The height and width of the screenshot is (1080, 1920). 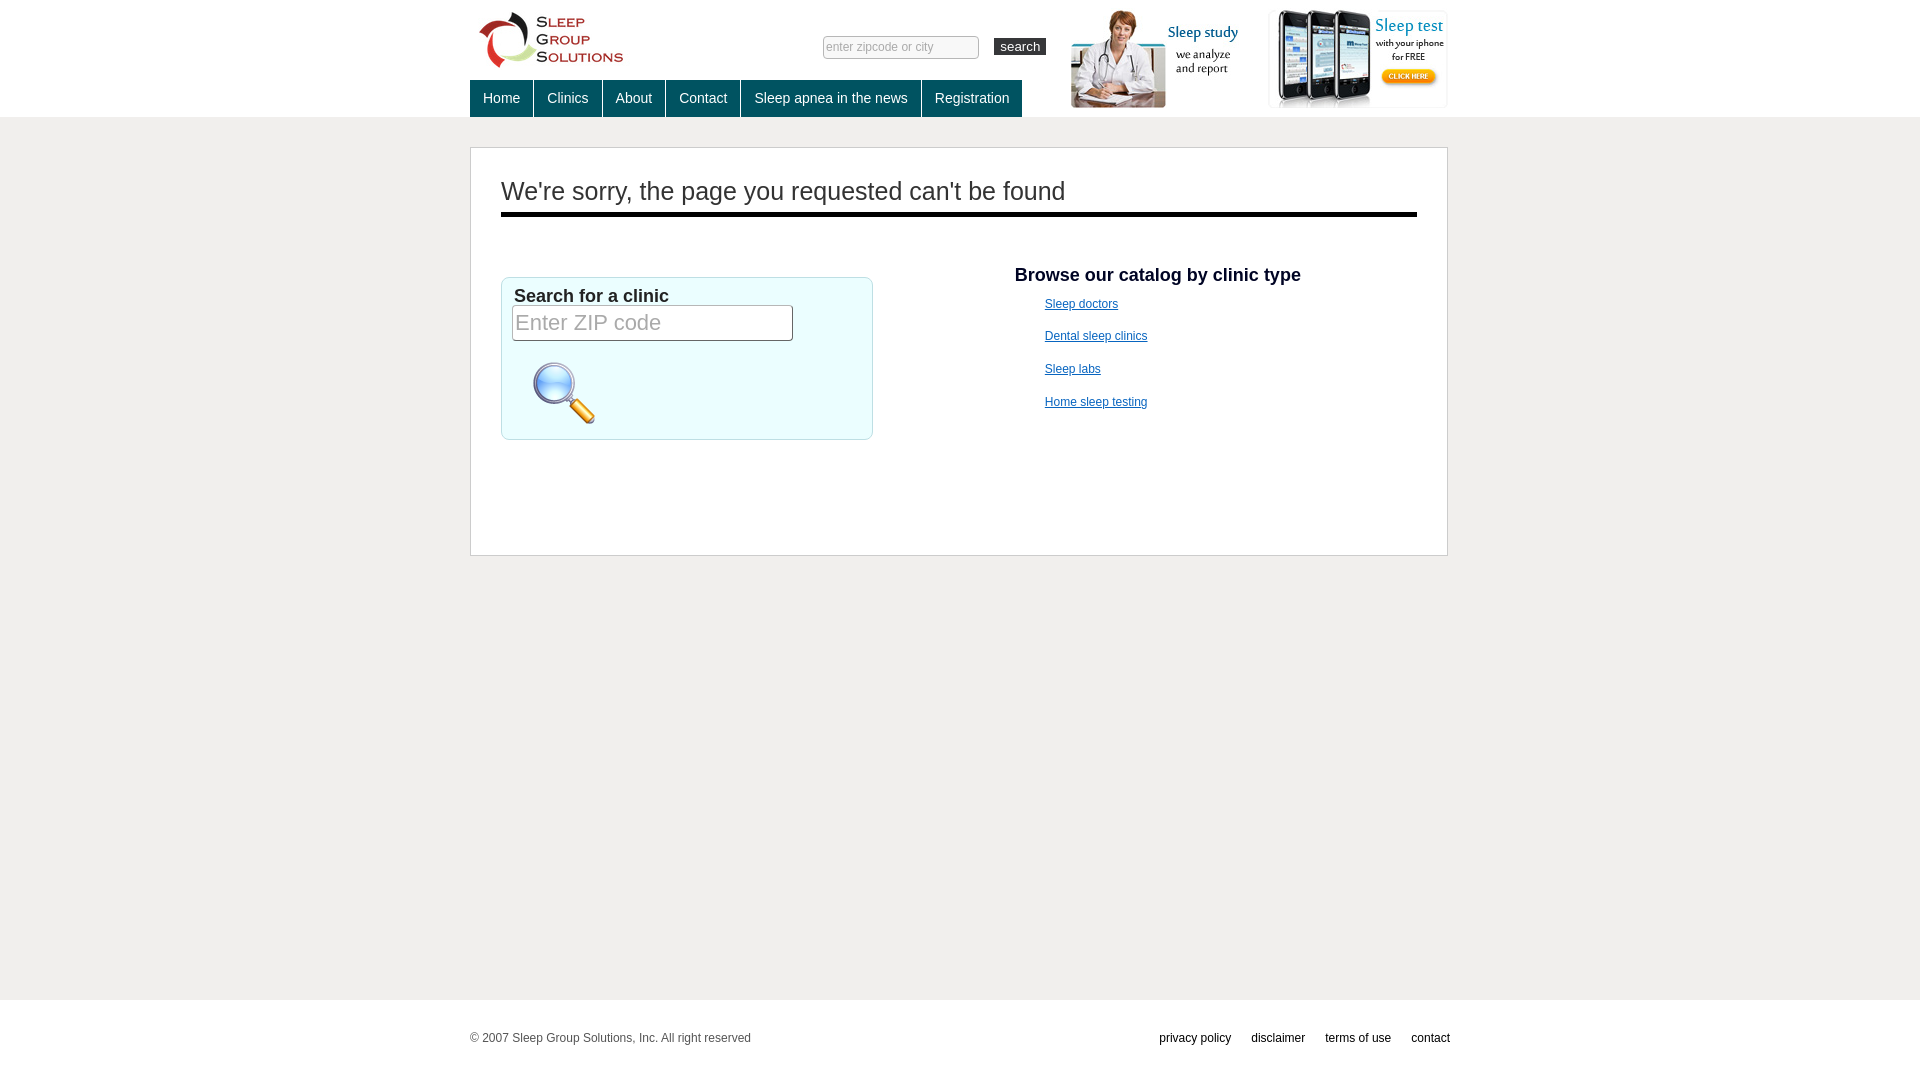 What do you see at coordinates (501, 98) in the screenshot?
I see `'Home'` at bounding box center [501, 98].